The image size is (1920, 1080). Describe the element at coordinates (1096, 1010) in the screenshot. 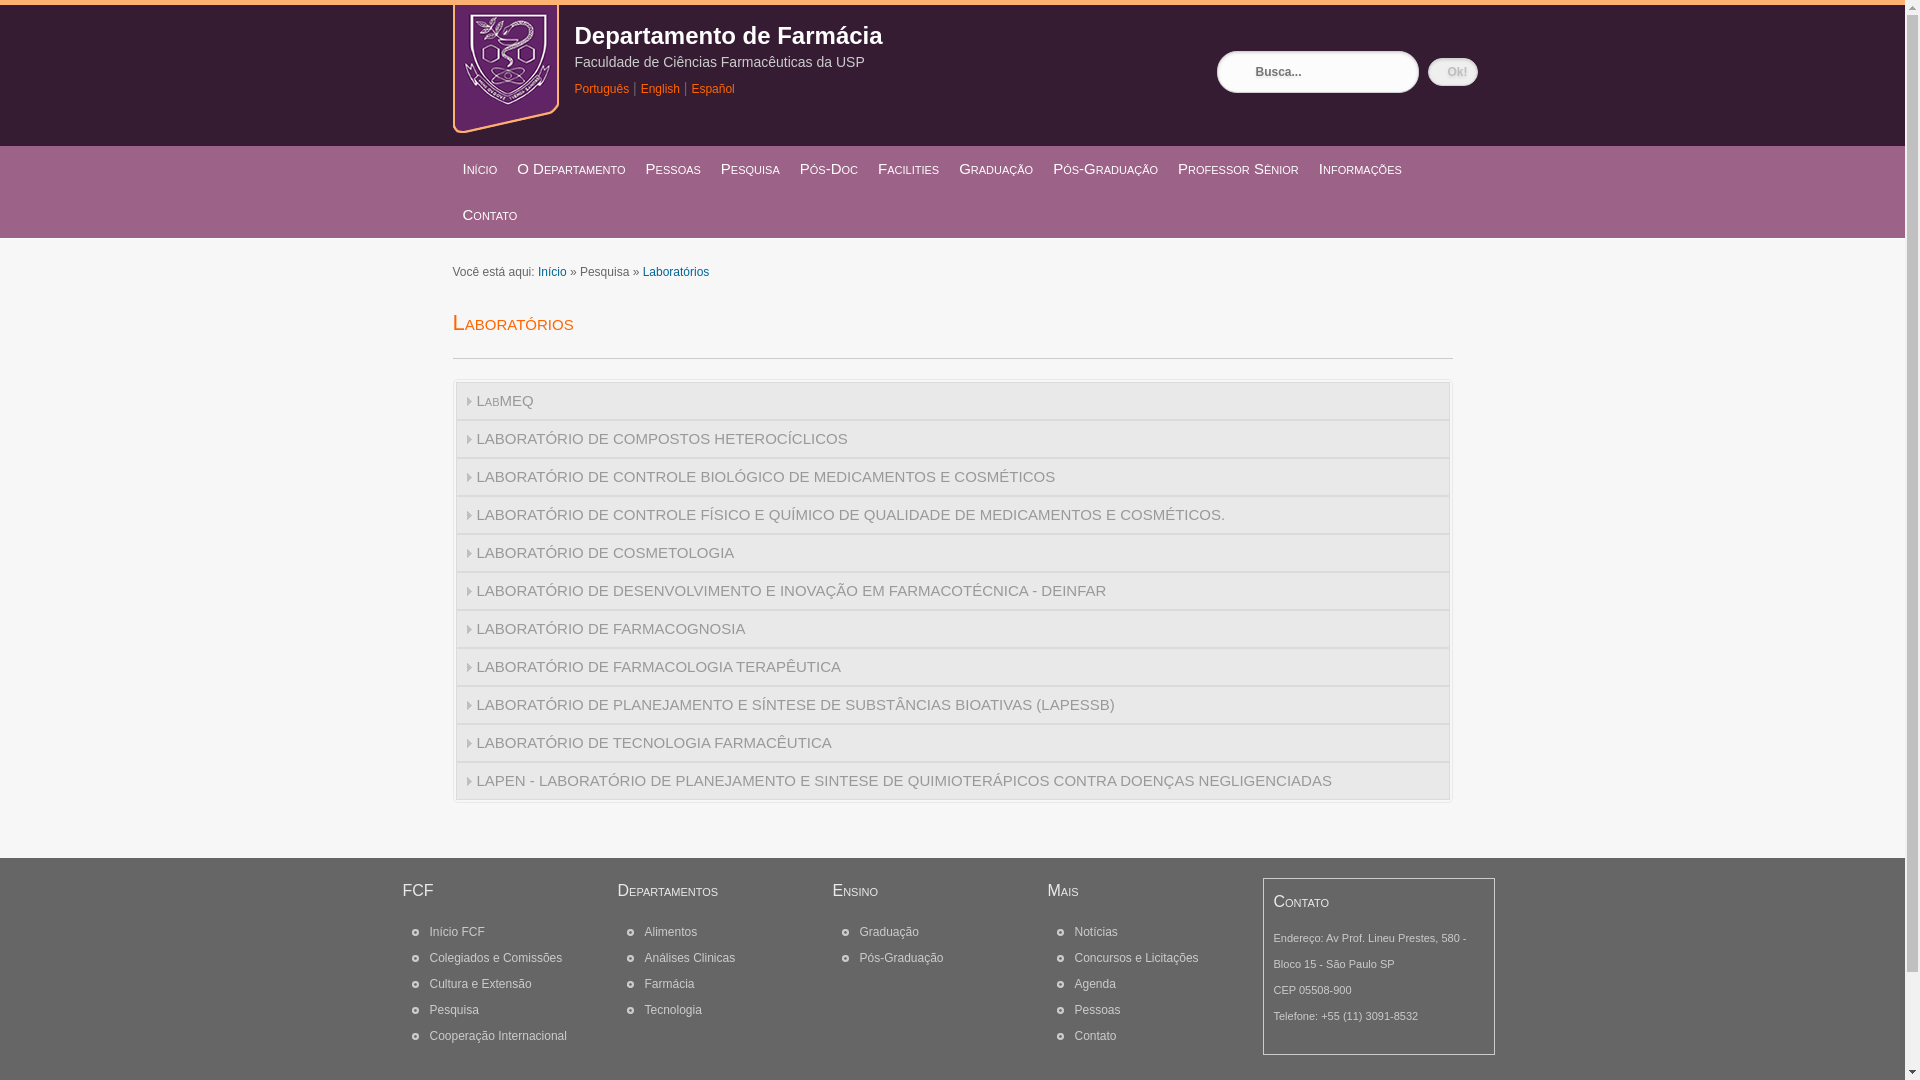

I see `'Pessoas'` at that location.